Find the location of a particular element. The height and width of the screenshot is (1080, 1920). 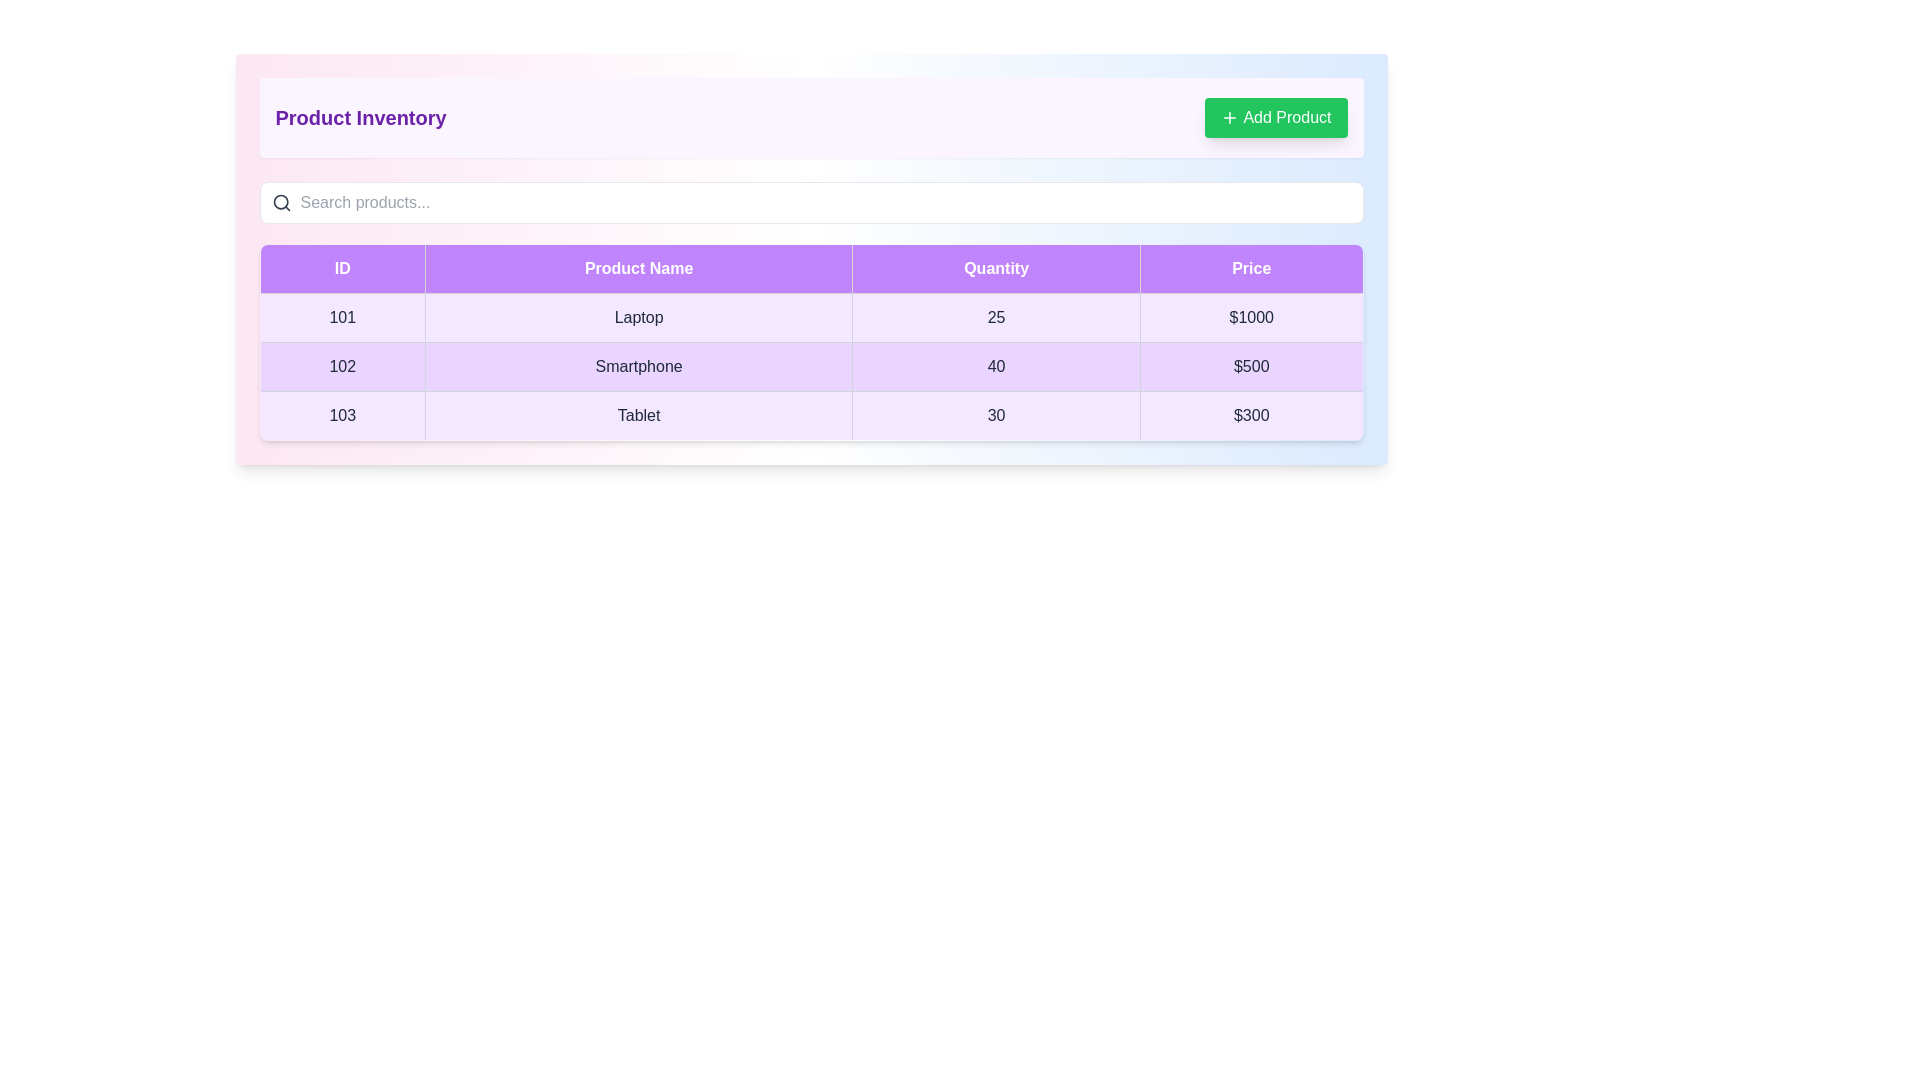

the static text label displaying the price of the product '$300' located in the 'Price' column of the table row for the product 'Tablet' is located at coordinates (1250, 415).